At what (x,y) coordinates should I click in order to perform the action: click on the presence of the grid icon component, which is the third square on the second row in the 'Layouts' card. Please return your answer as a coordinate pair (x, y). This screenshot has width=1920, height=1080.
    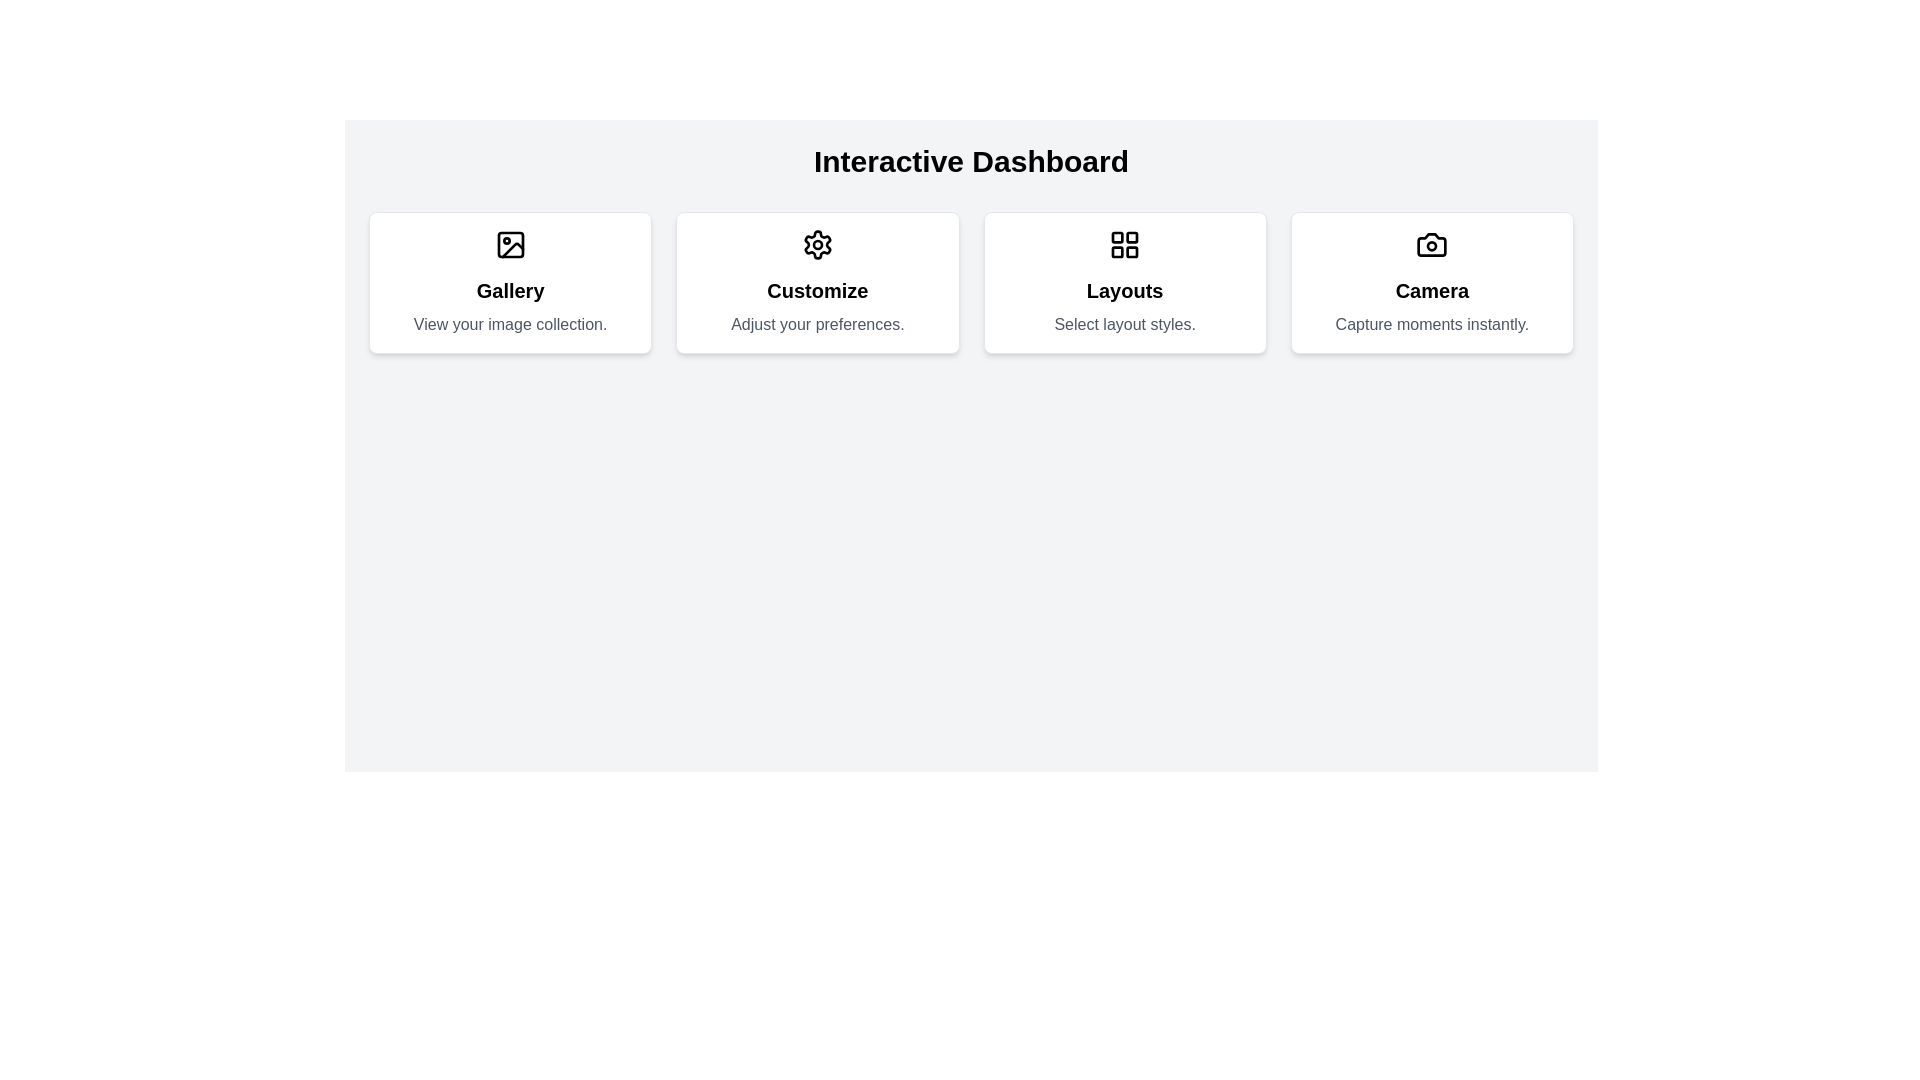
    Looking at the image, I should click on (1132, 251).